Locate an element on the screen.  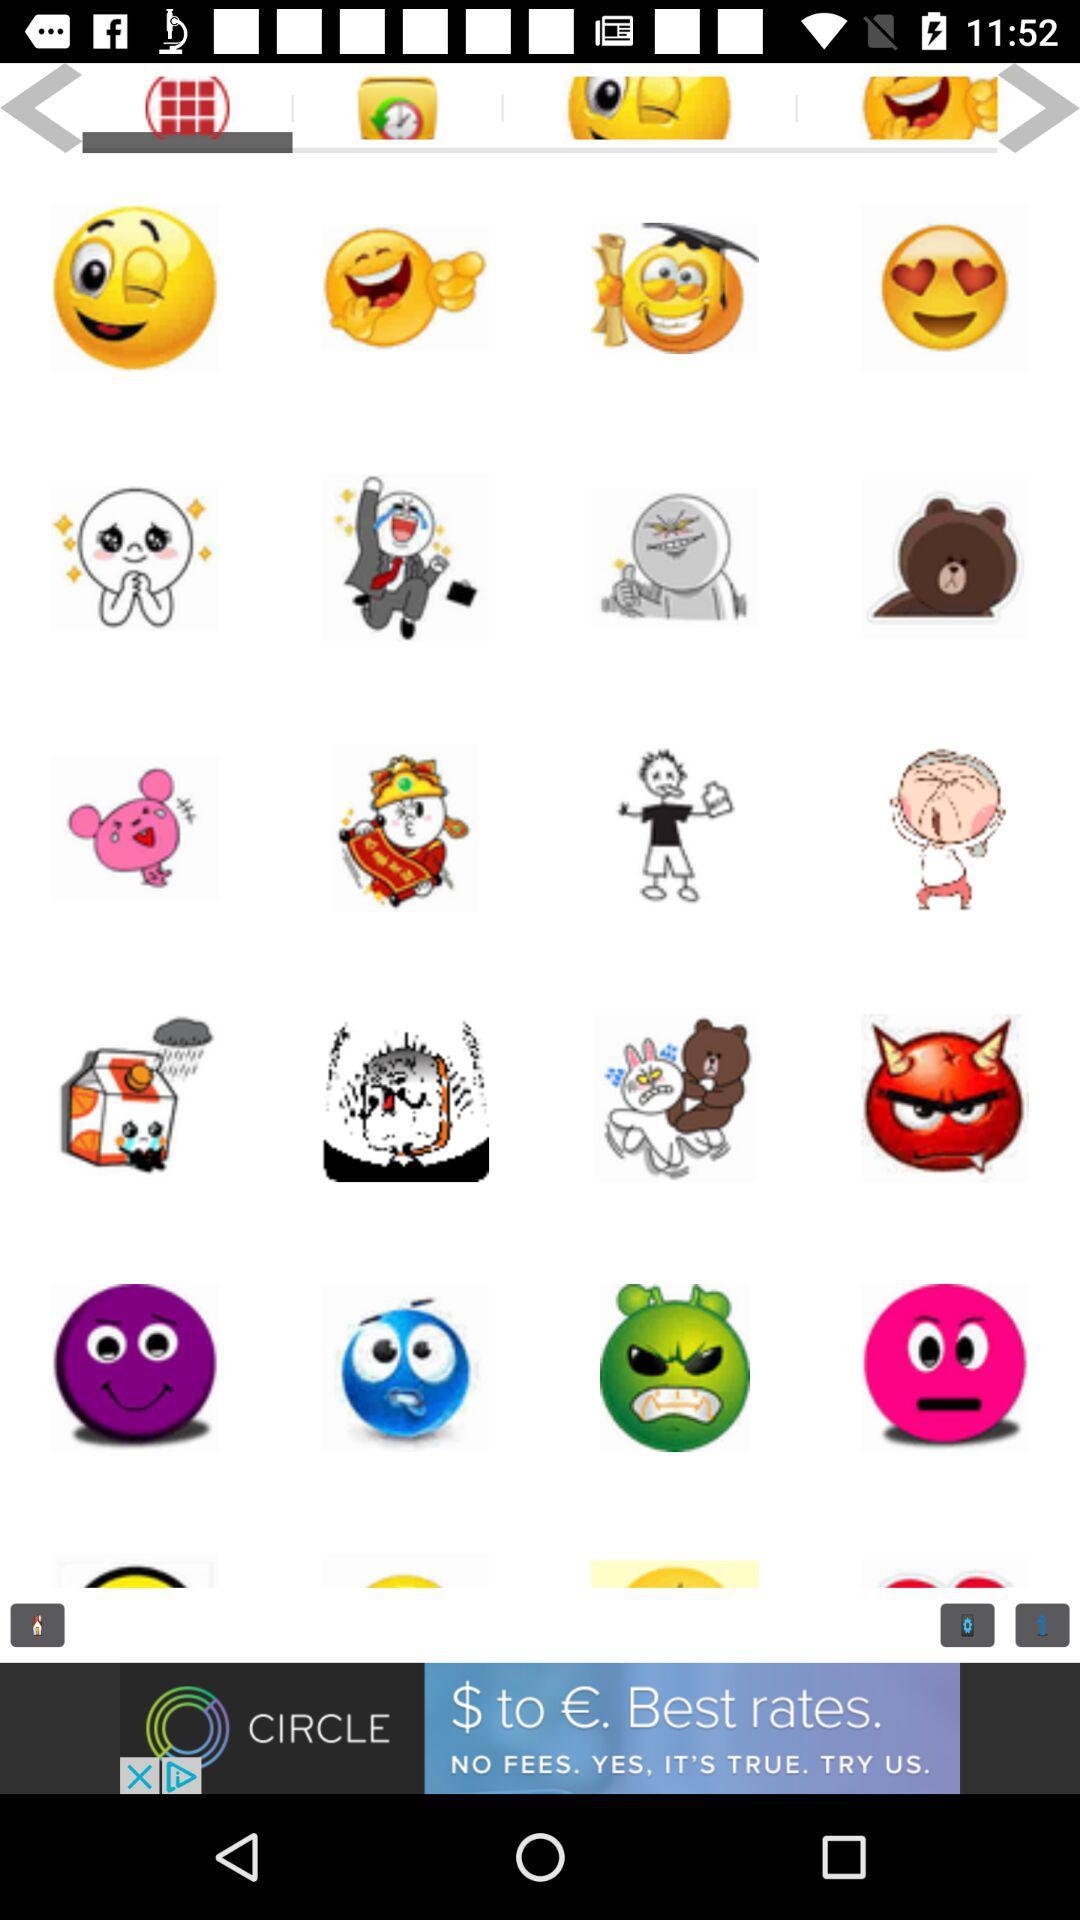
laugh emoji is located at coordinates (405, 287).